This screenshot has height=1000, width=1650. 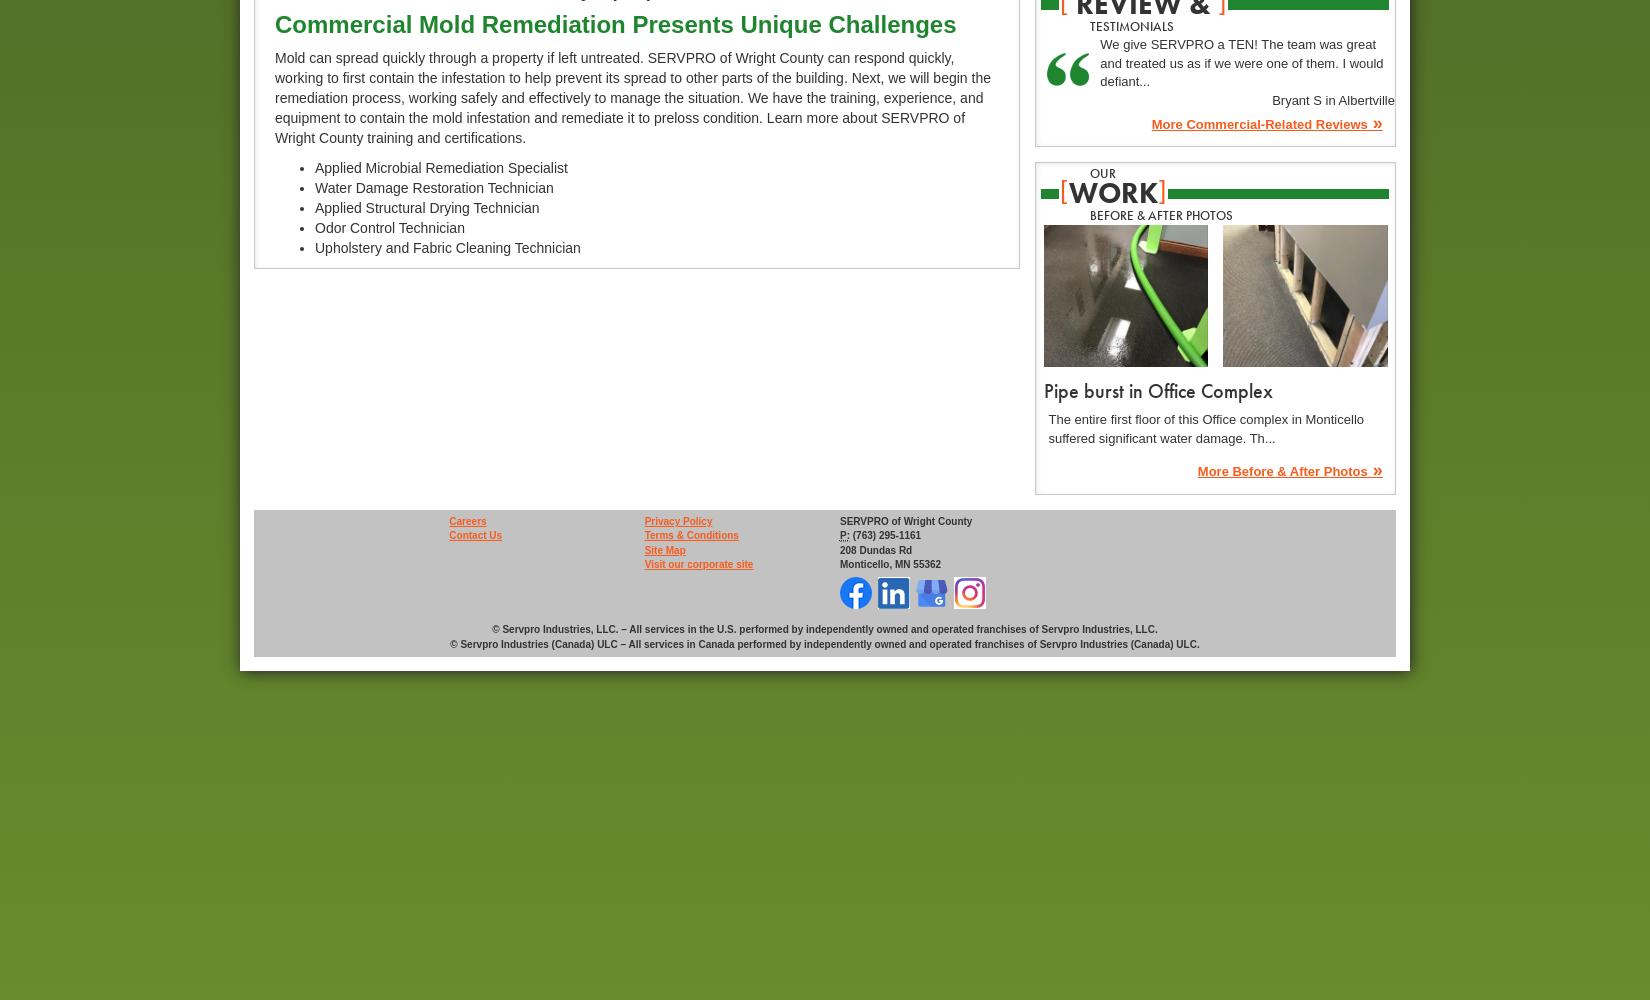 I want to click on 'Contact Us', so click(x=474, y=535).